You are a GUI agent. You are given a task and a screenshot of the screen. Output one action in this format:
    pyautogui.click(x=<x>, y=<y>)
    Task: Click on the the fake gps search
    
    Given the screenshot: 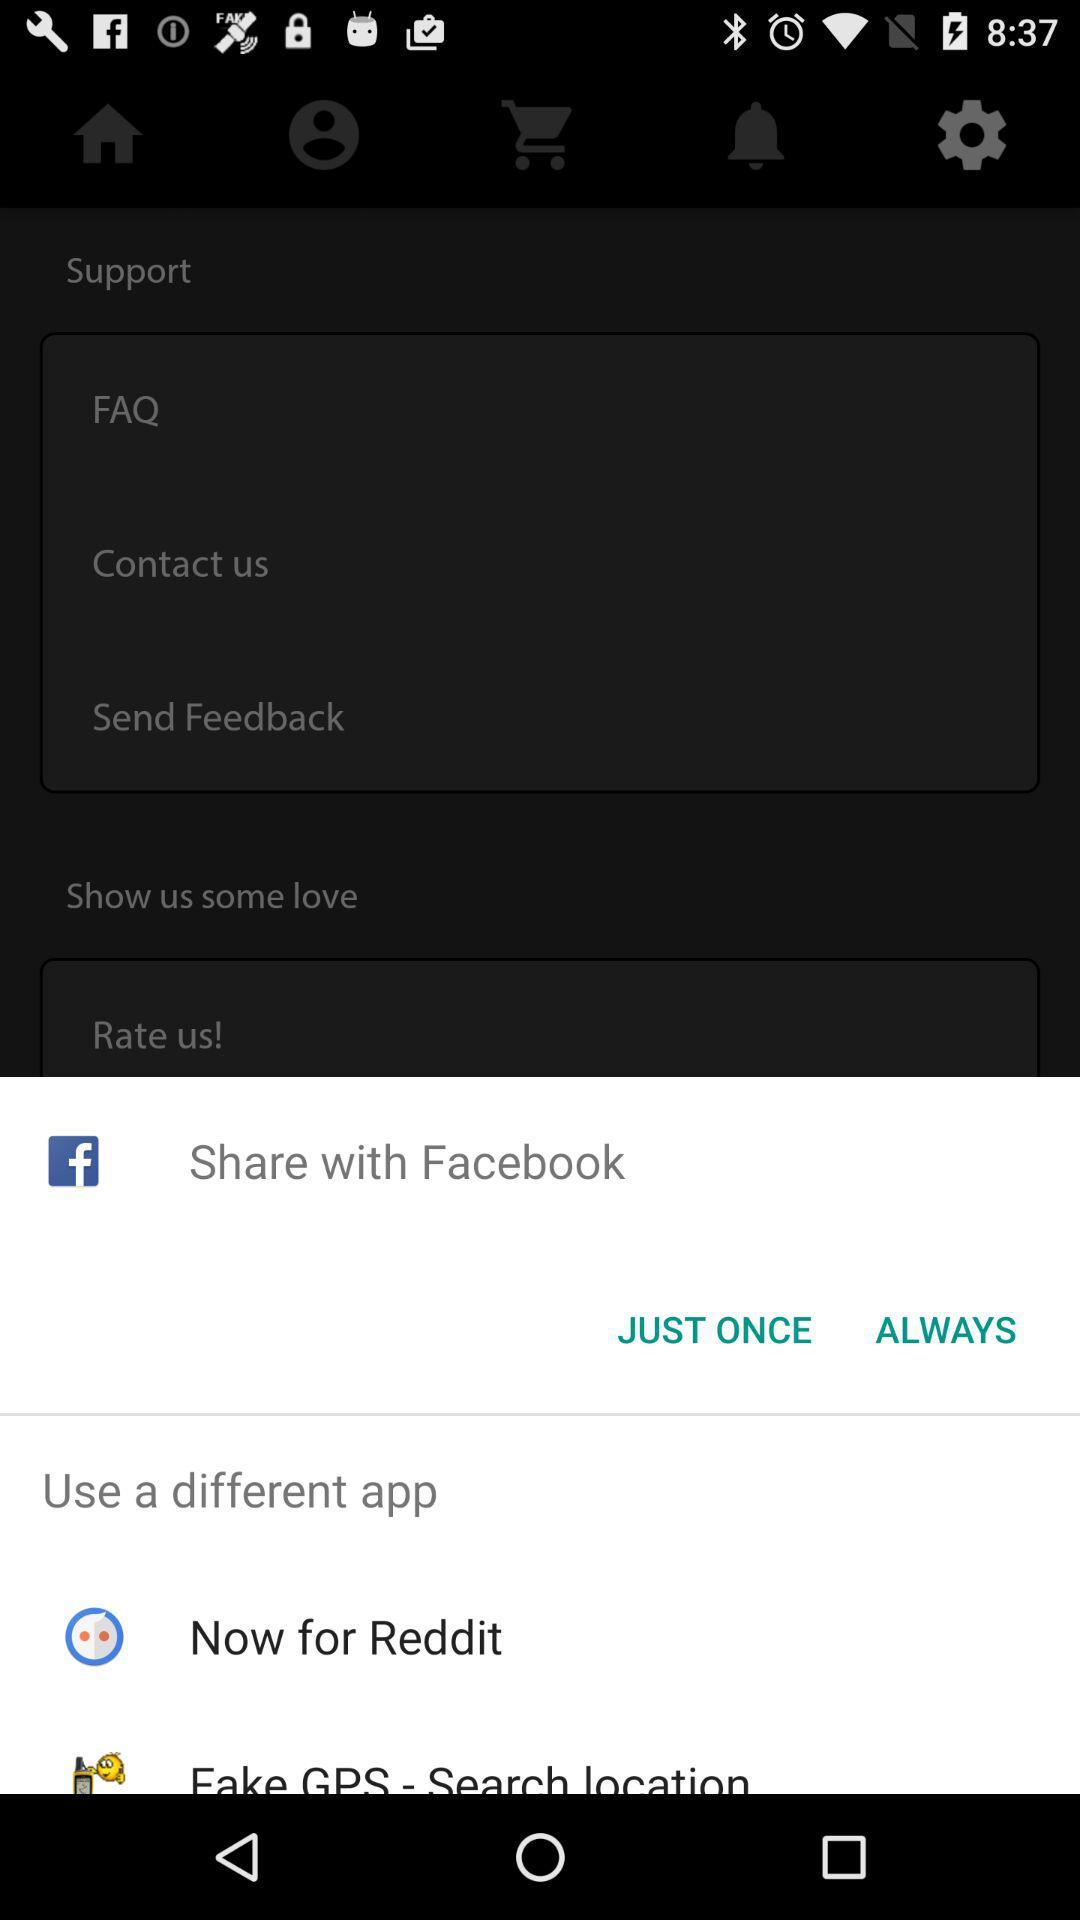 What is the action you would take?
    pyautogui.click(x=470, y=1772)
    